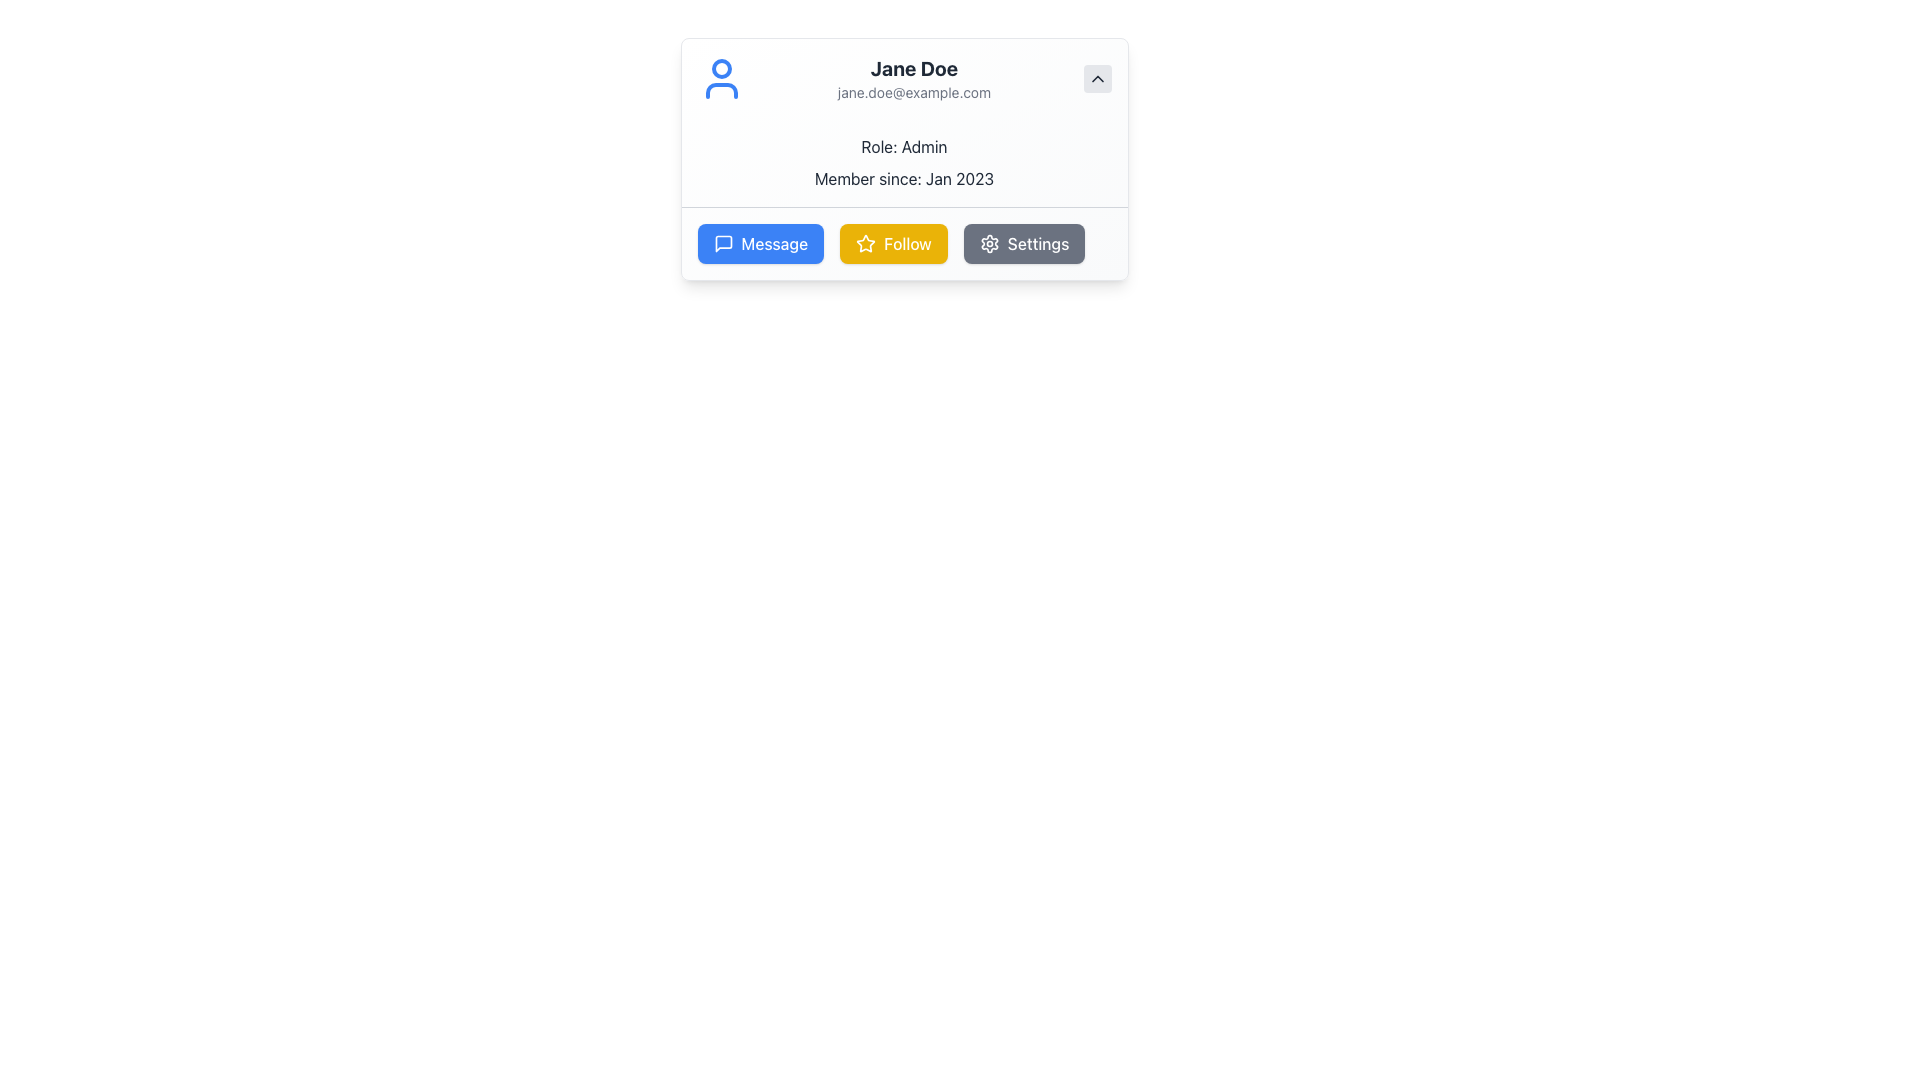 The image size is (1920, 1080). Describe the element at coordinates (903, 177) in the screenshot. I see `the text-based label displaying 'Member since: Jan 2023', which is located centrally within a rectangular card under the section titled 'Role: Admin'` at that location.